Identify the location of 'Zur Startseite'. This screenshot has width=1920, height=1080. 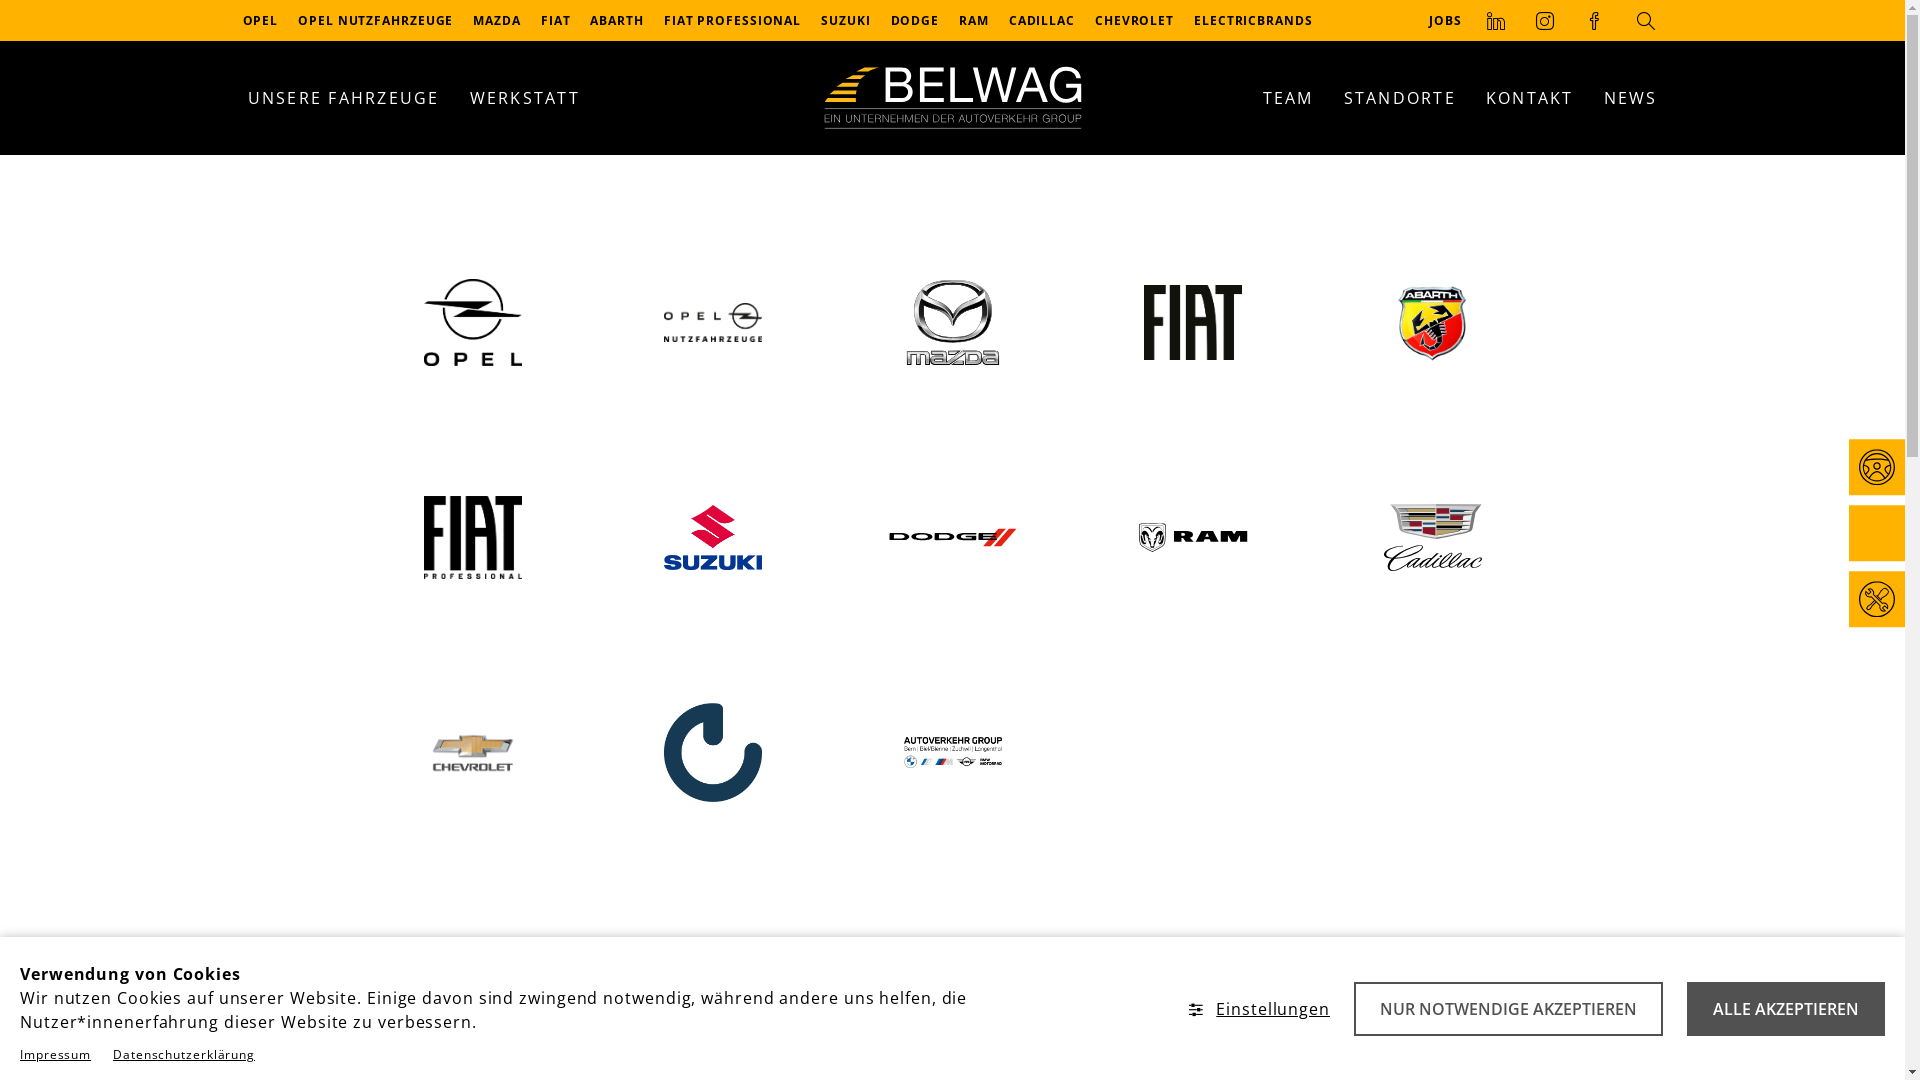
(950, 97).